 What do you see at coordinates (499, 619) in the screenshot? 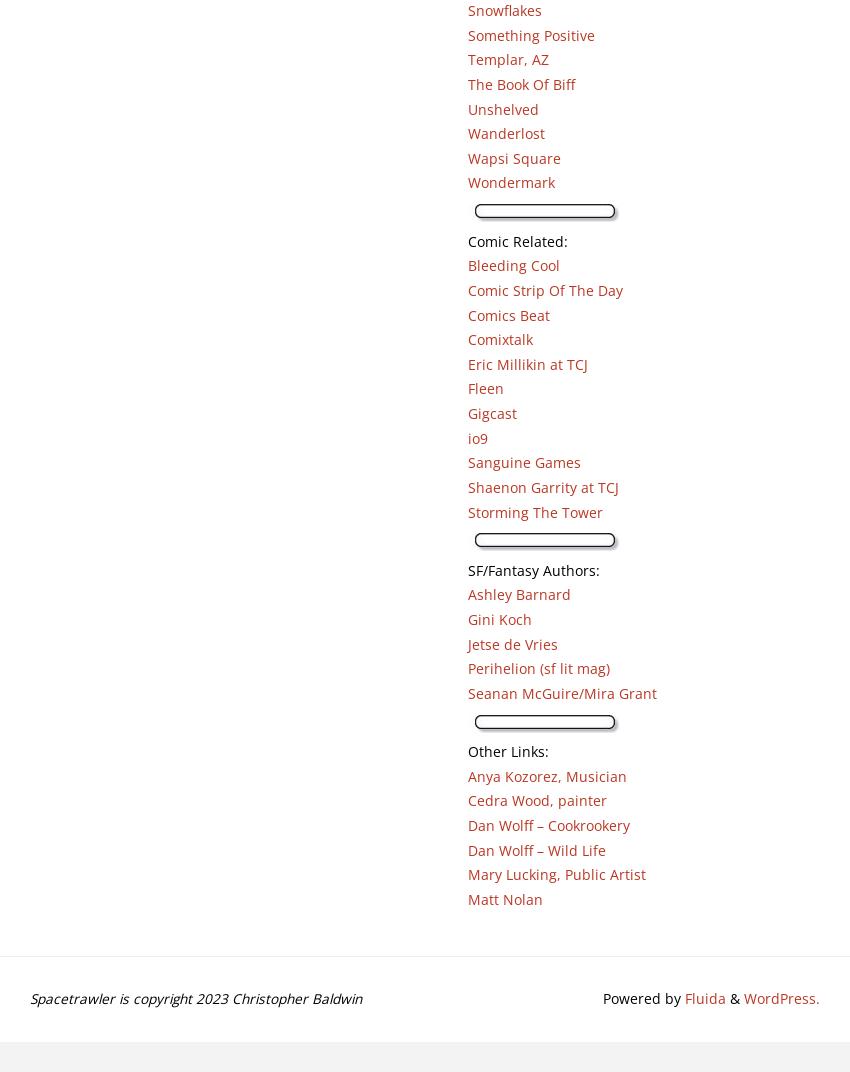
I see `'Gini Koch'` at bounding box center [499, 619].